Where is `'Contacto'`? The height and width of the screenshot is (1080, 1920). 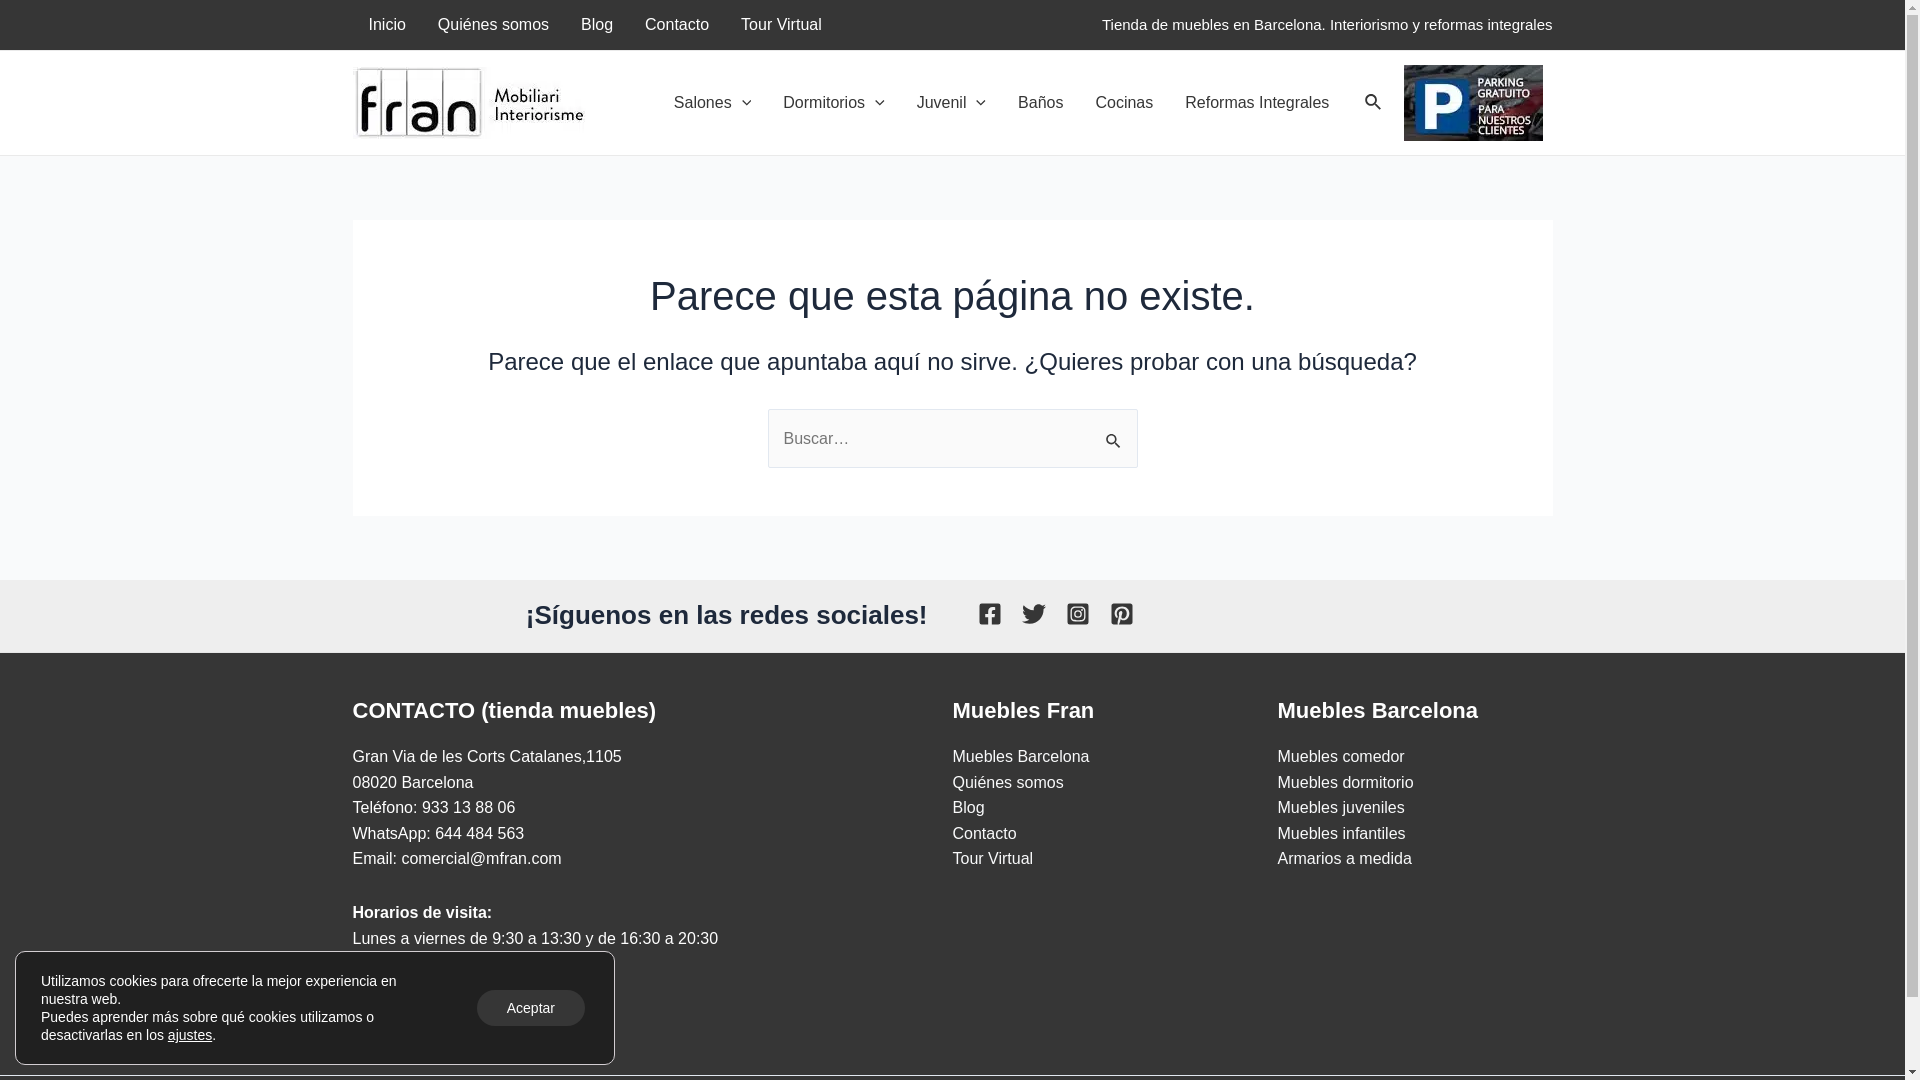 'Contacto' is located at coordinates (983, 833).